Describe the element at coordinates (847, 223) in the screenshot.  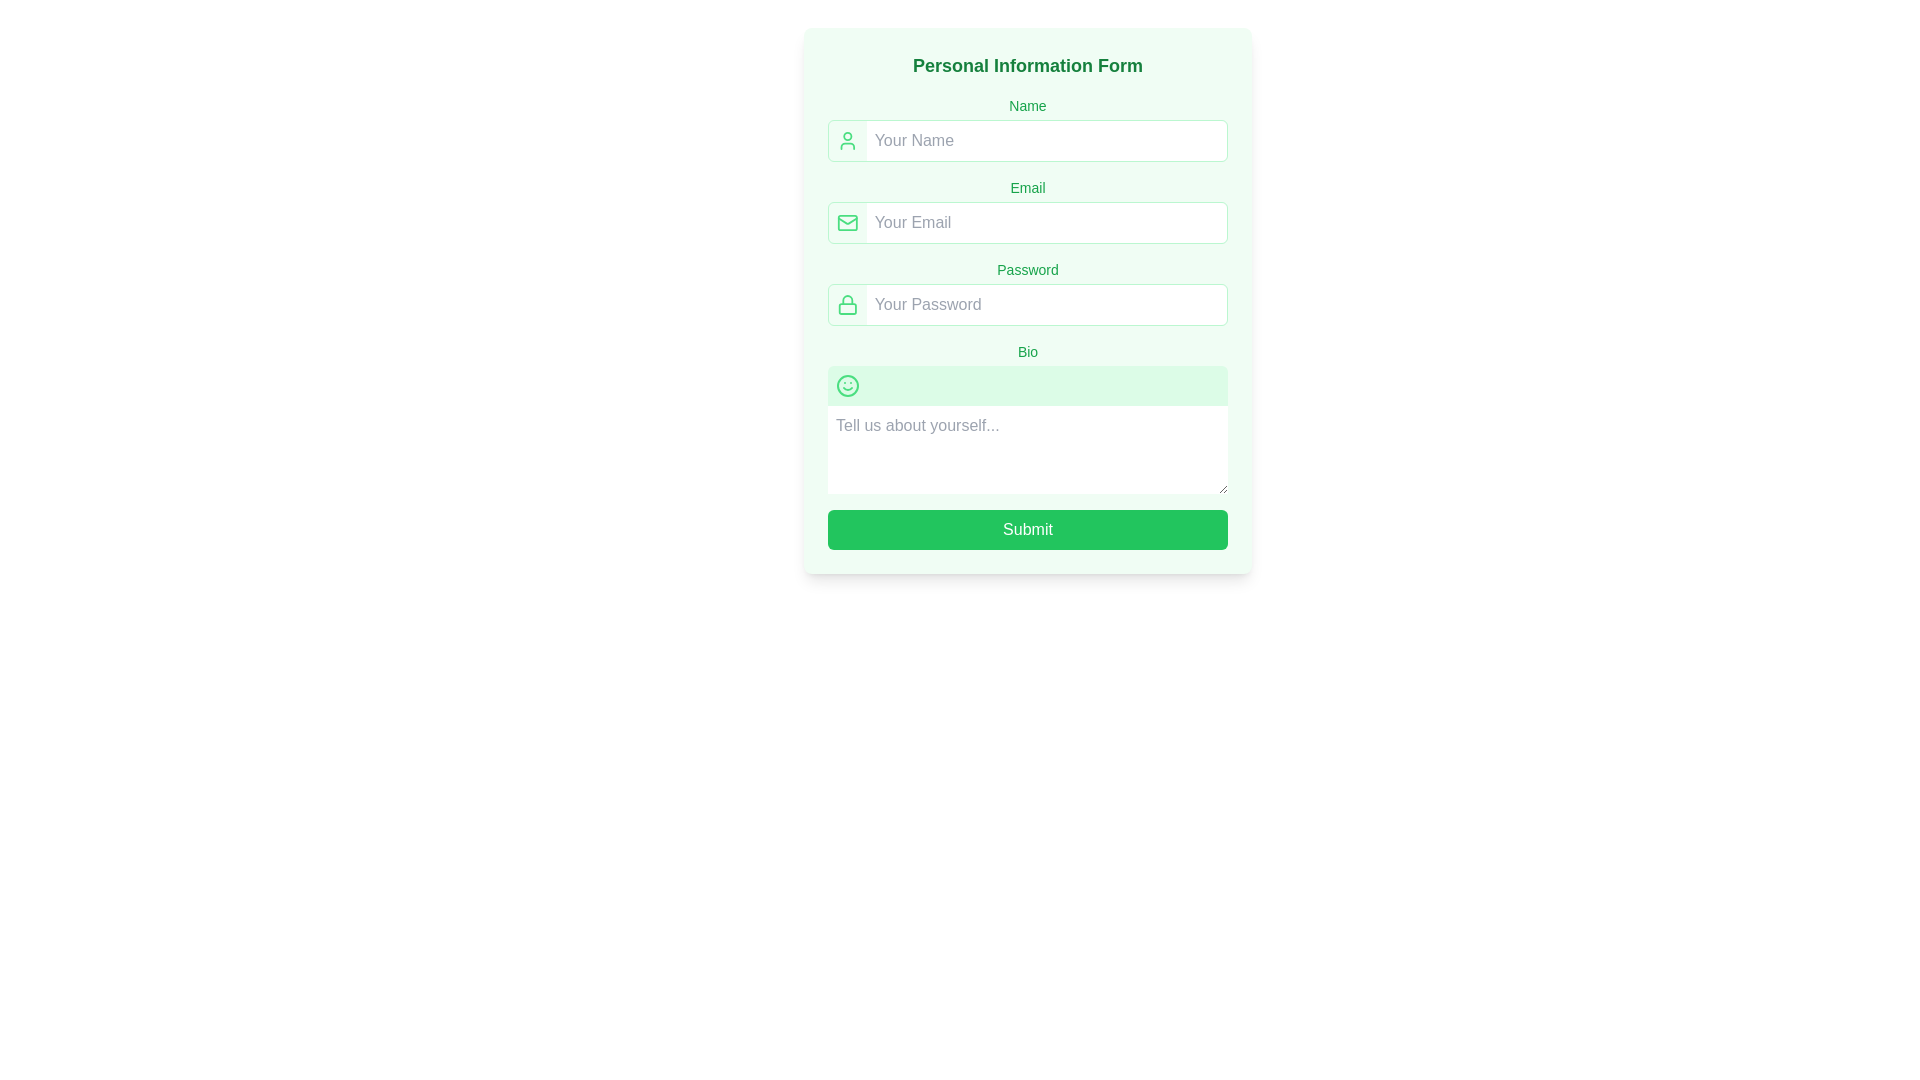
I see `the email input field icon located to the left of the 'Your Email' input box` at that location.